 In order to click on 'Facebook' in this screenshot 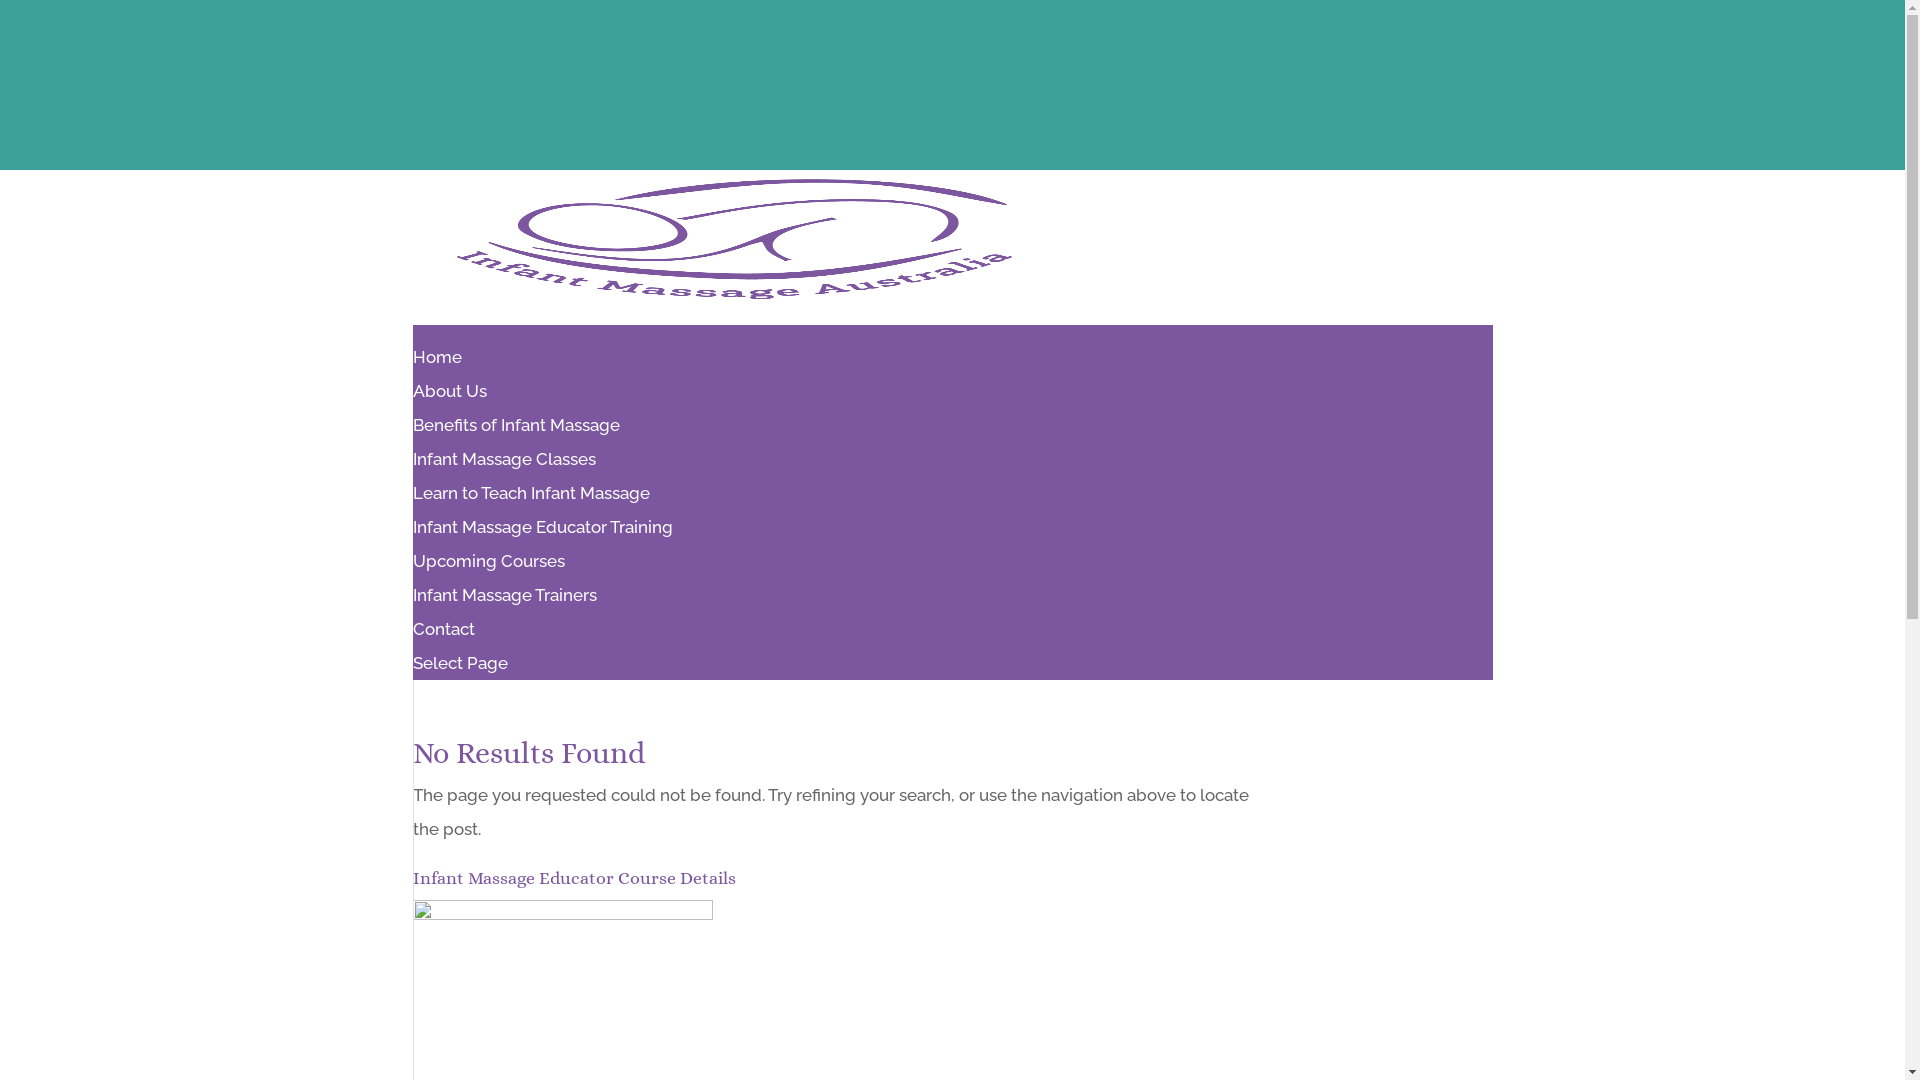, I will do `click(411, 16)`.